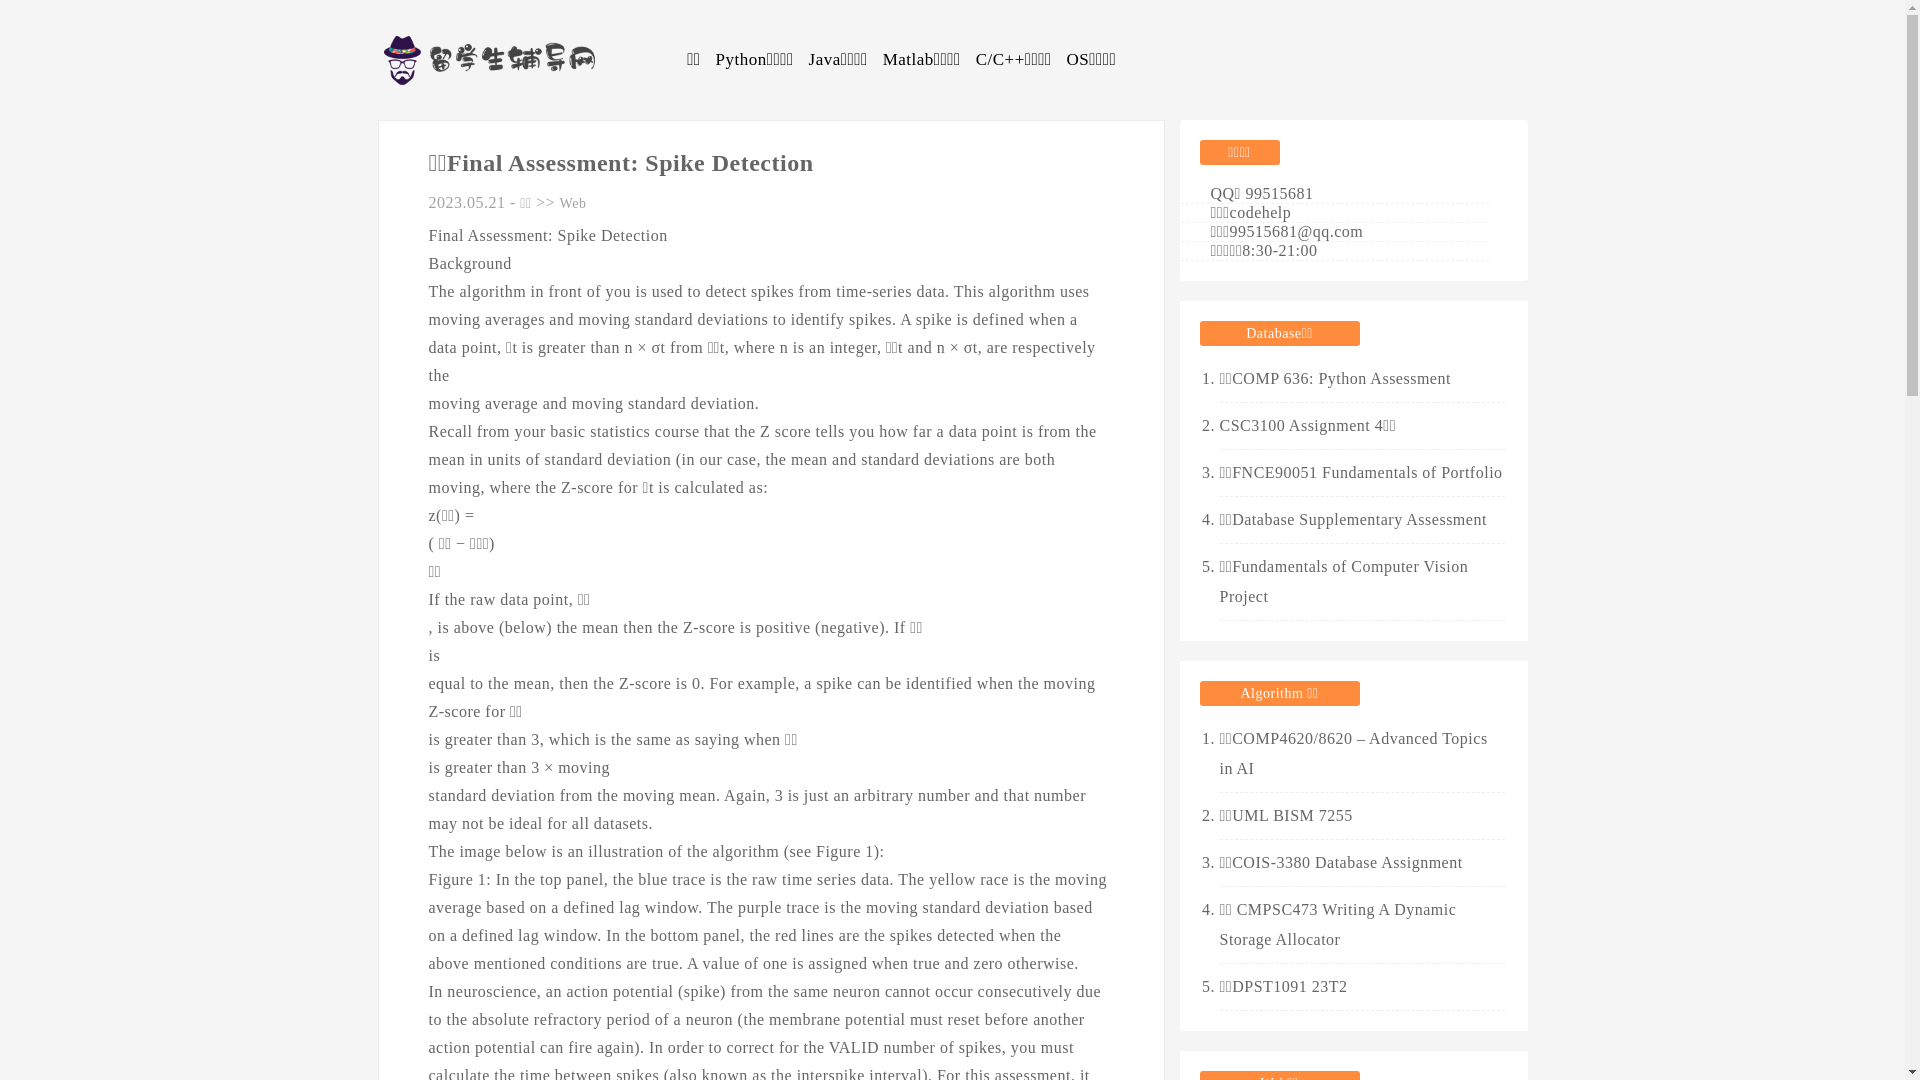 This screenshot has width=1920, height=1080. What do you see at coordinates (560, 203) in the screenshot?
I see `'Web'` at bounding box center [560, 203].